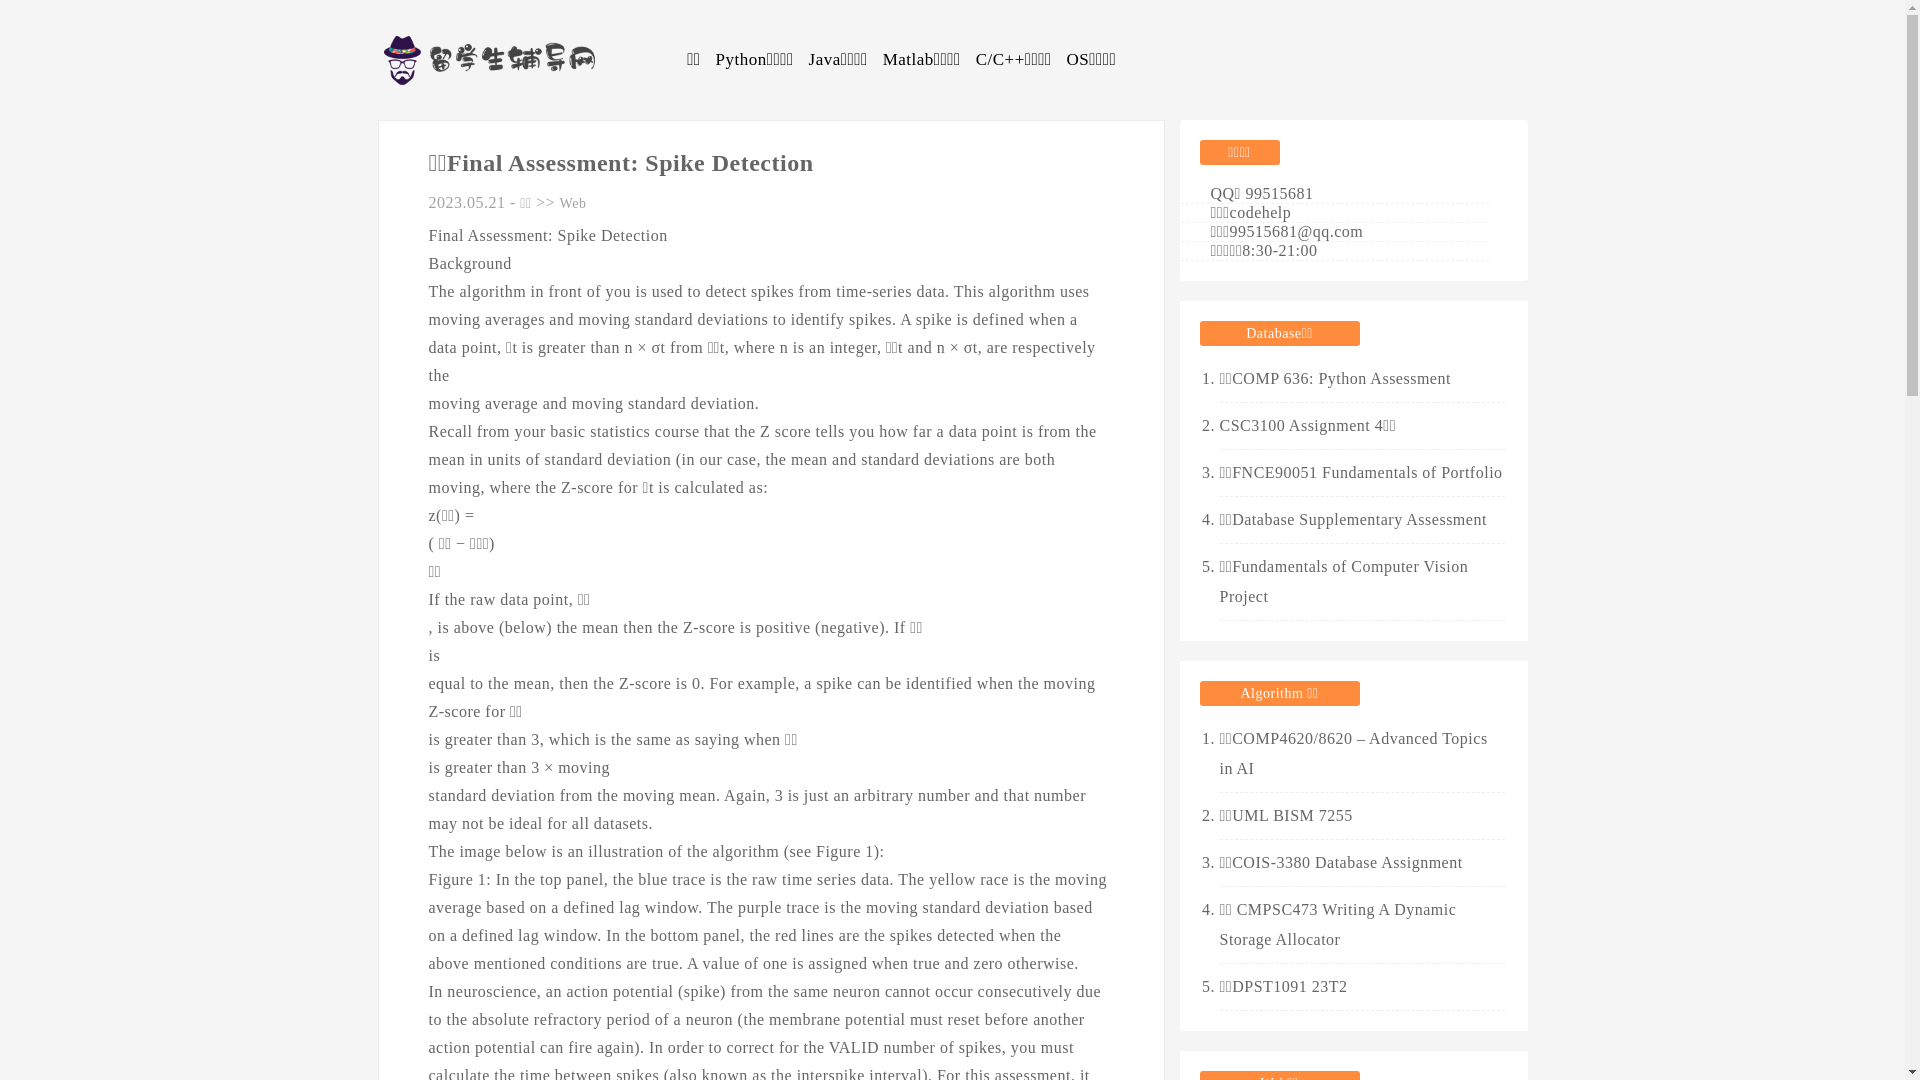 This screenshot has width=1920, height=1080. What do you see at coordinates (560, 203) in the screenshot?
I see `'Web'` at bounding box center [560, 203].